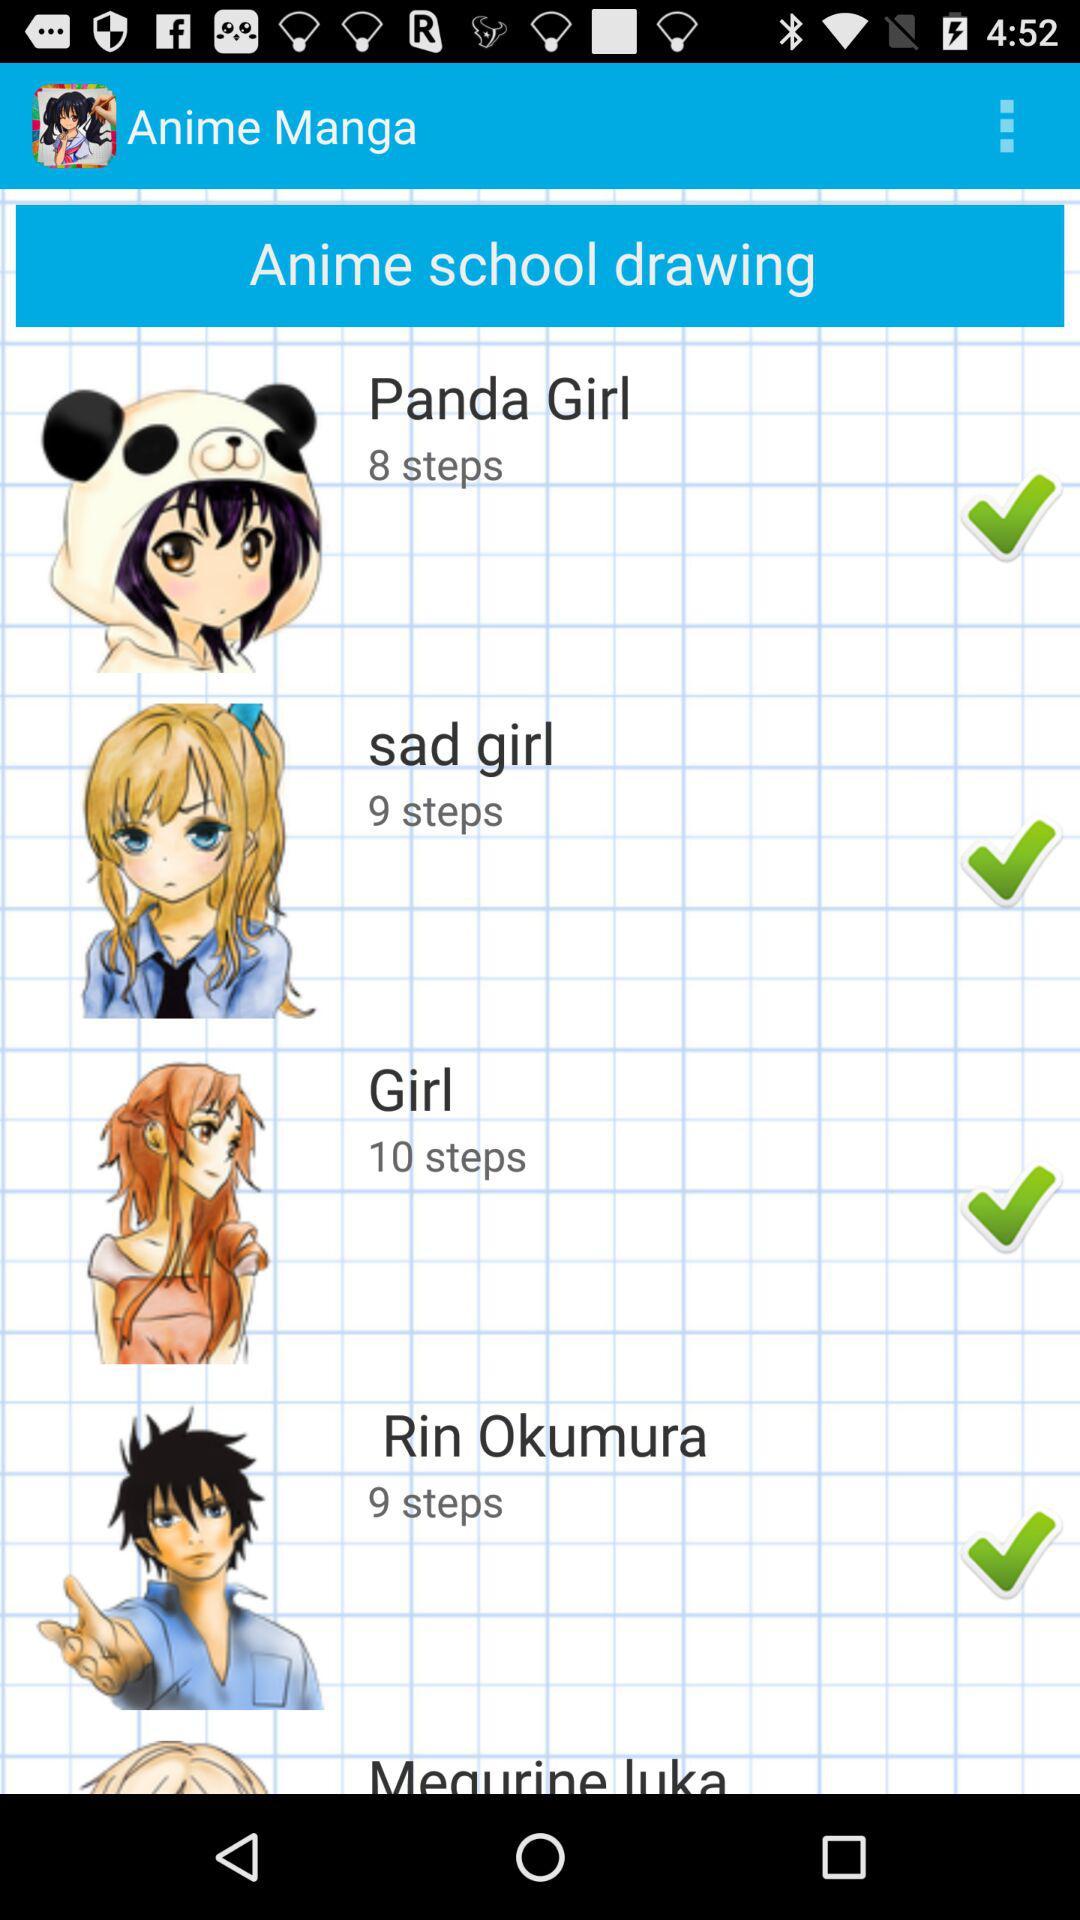 This screenshot has width=1080, height=1920. What do you see at coordinates (658, 741) in the screenshot?
I see `the sad girl` at bounding box center [658, 741].